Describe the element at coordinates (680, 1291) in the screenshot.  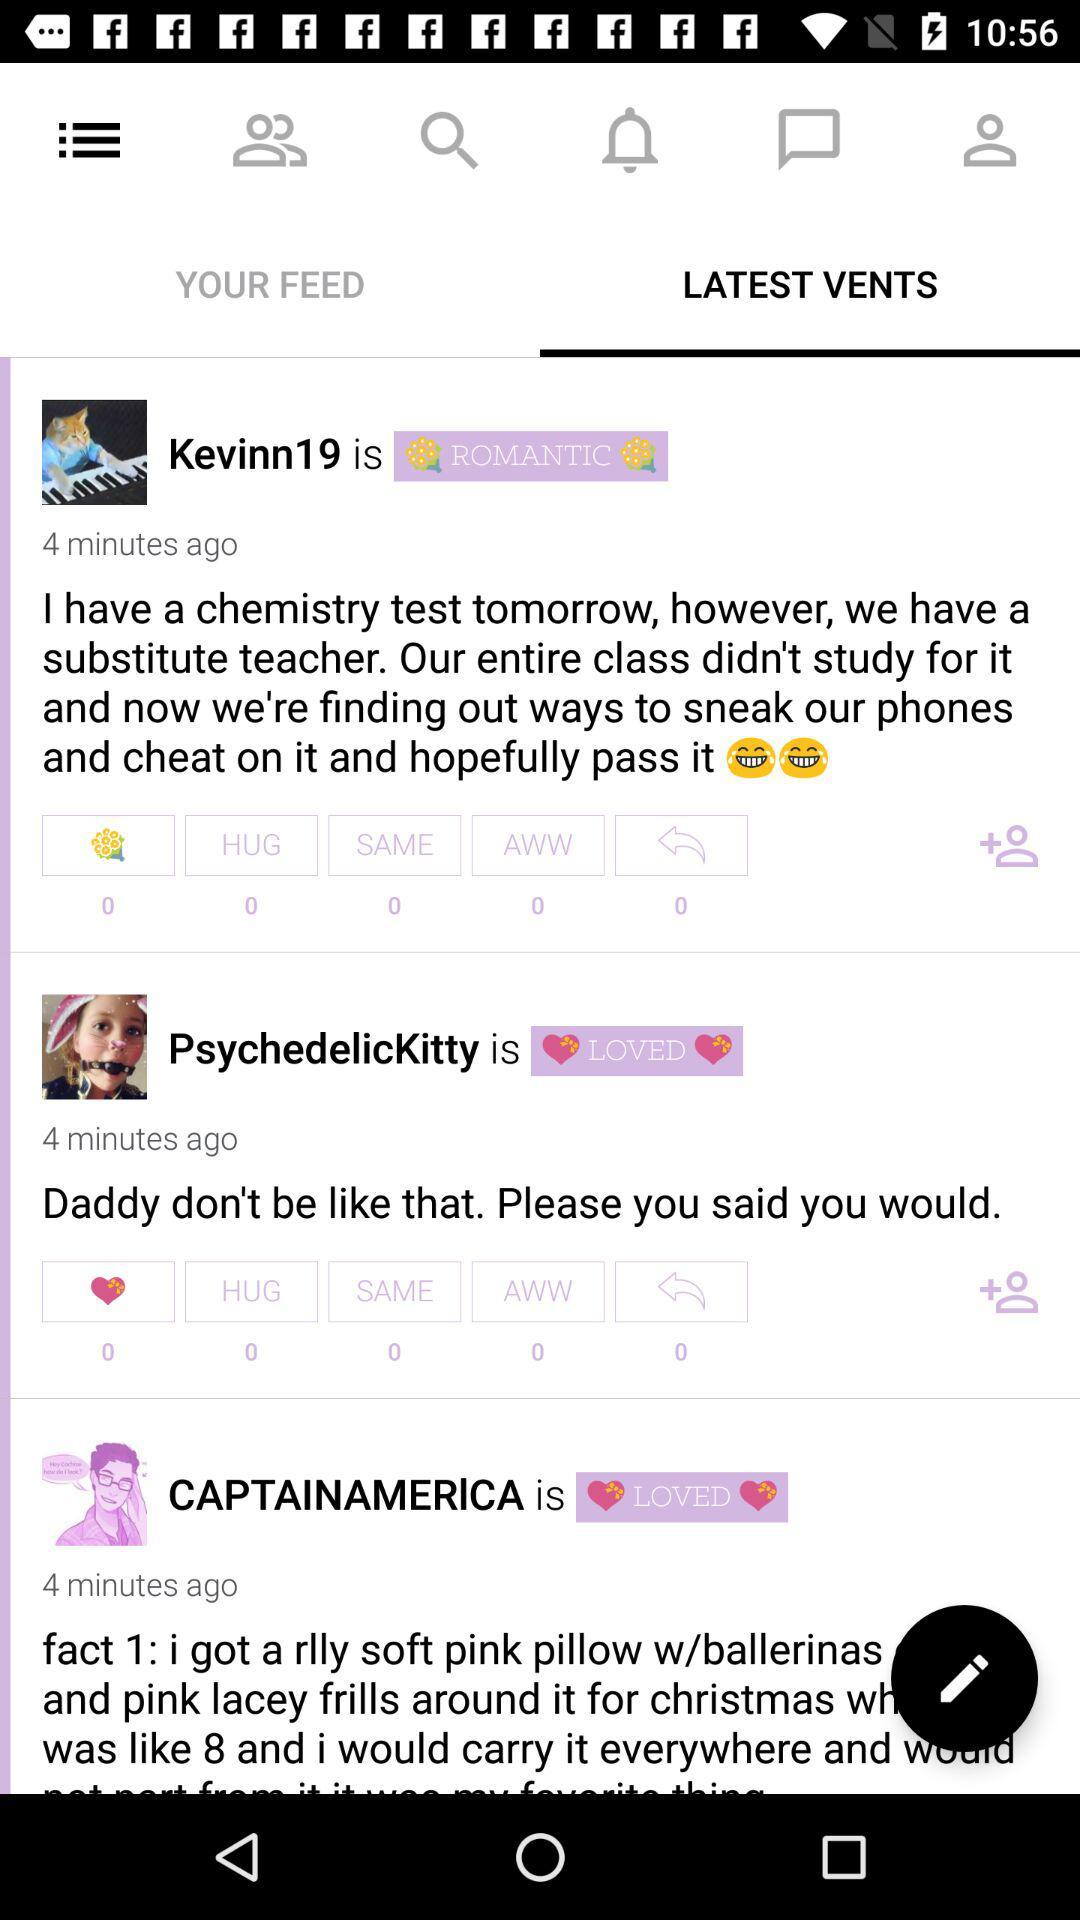
I see `reply option` at that location.